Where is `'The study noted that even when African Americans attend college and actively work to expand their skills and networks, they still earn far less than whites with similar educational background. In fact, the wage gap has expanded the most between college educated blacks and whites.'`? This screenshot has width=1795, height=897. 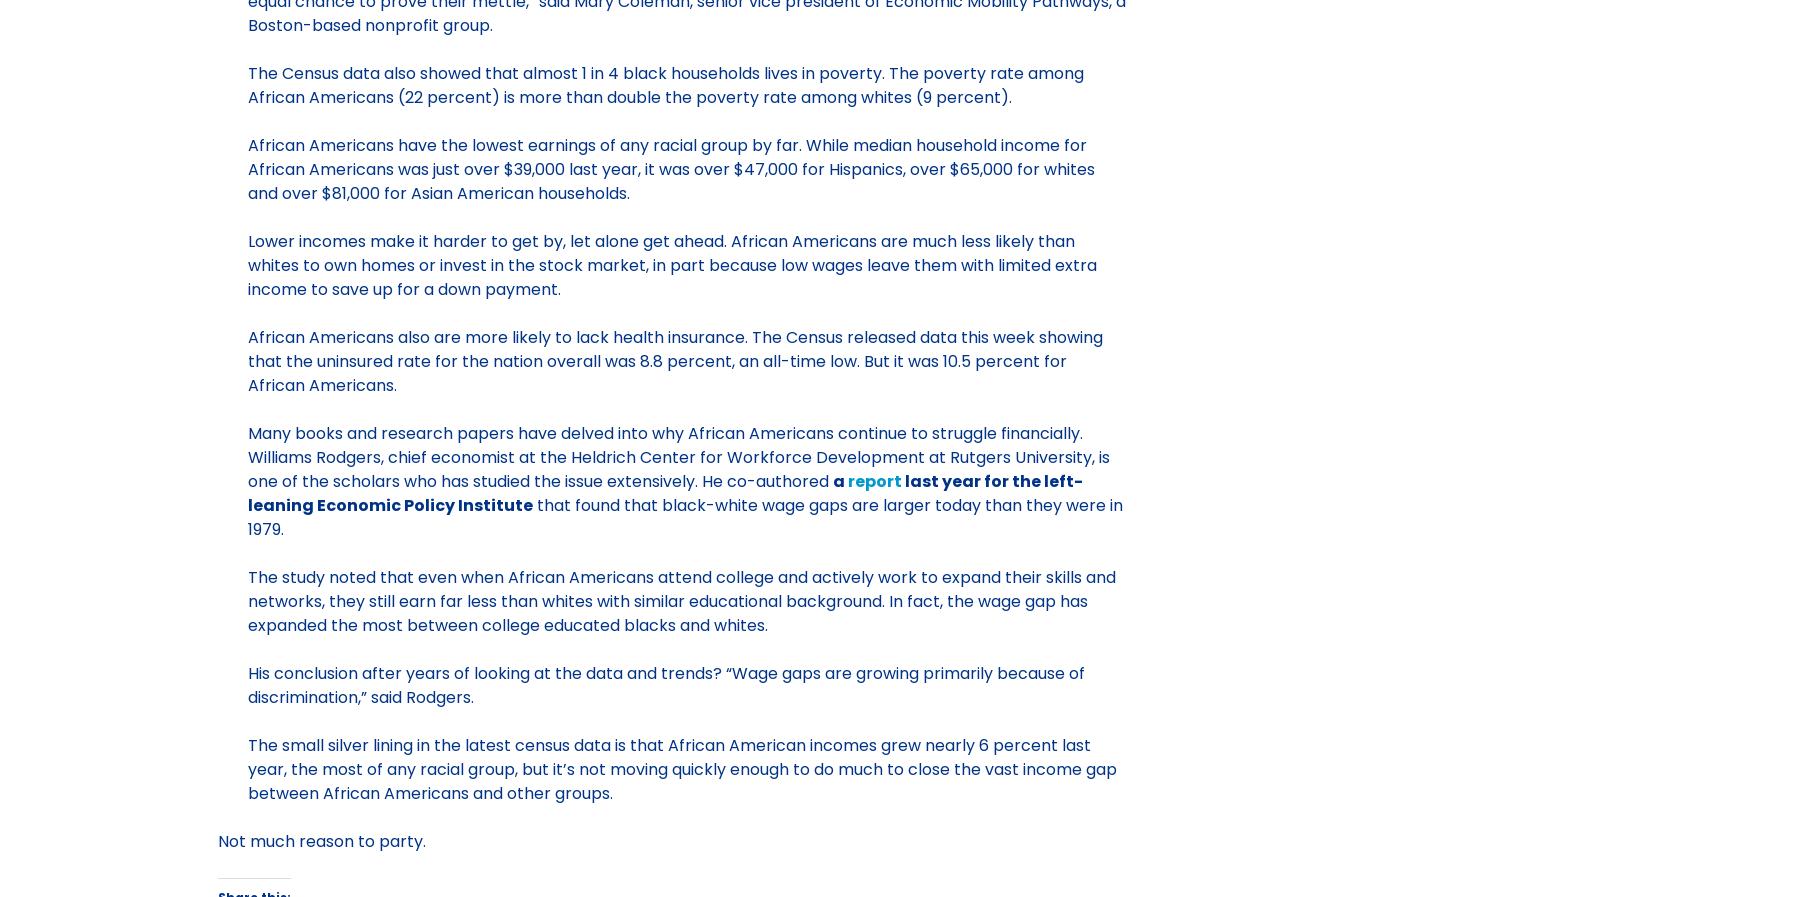 'The study noted that even when African Americans attend college and actively work to expand their skills and networks, they still earn far less than whites with similar educational background. In fact, the wage gap has expanded the most between college educated blacks and whites.' is located at coordinates (680, 600).